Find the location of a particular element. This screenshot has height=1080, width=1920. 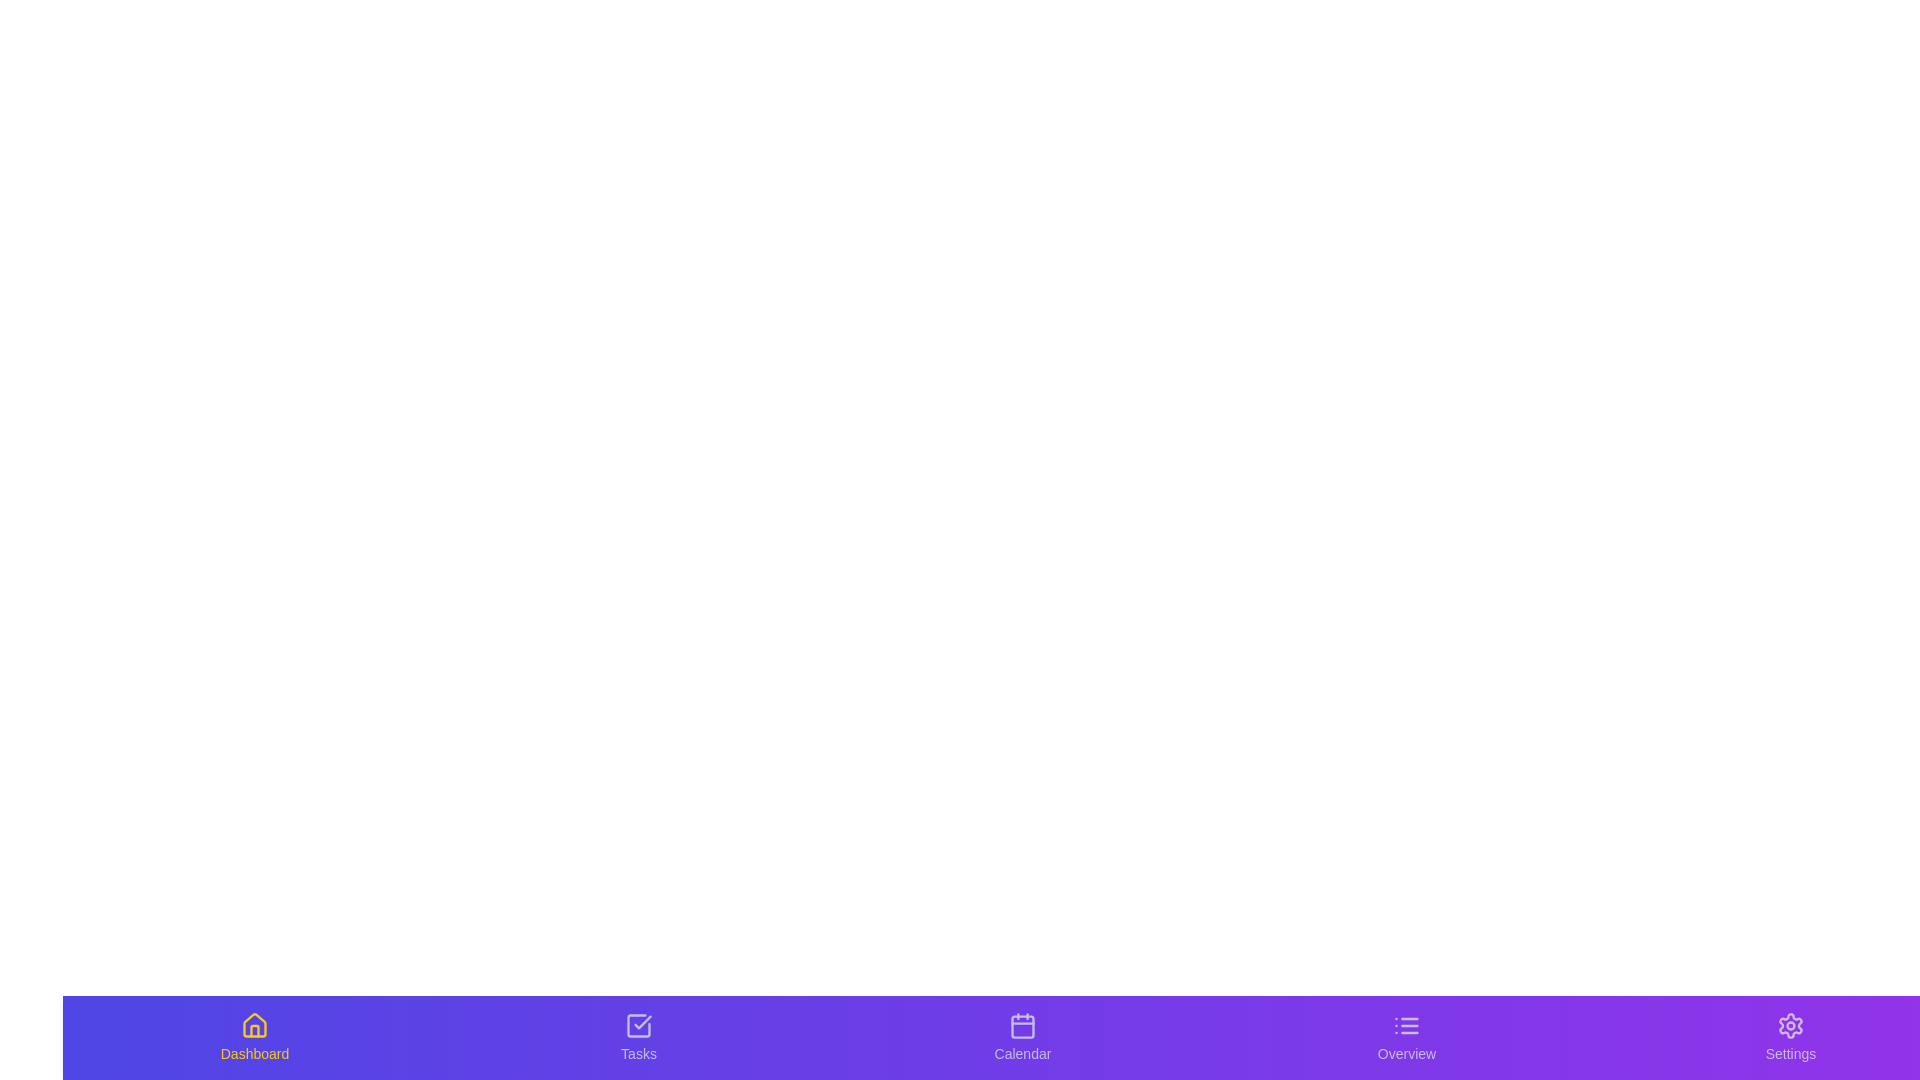

the tab labeled Tasks is located at coordinates (637, 1036).